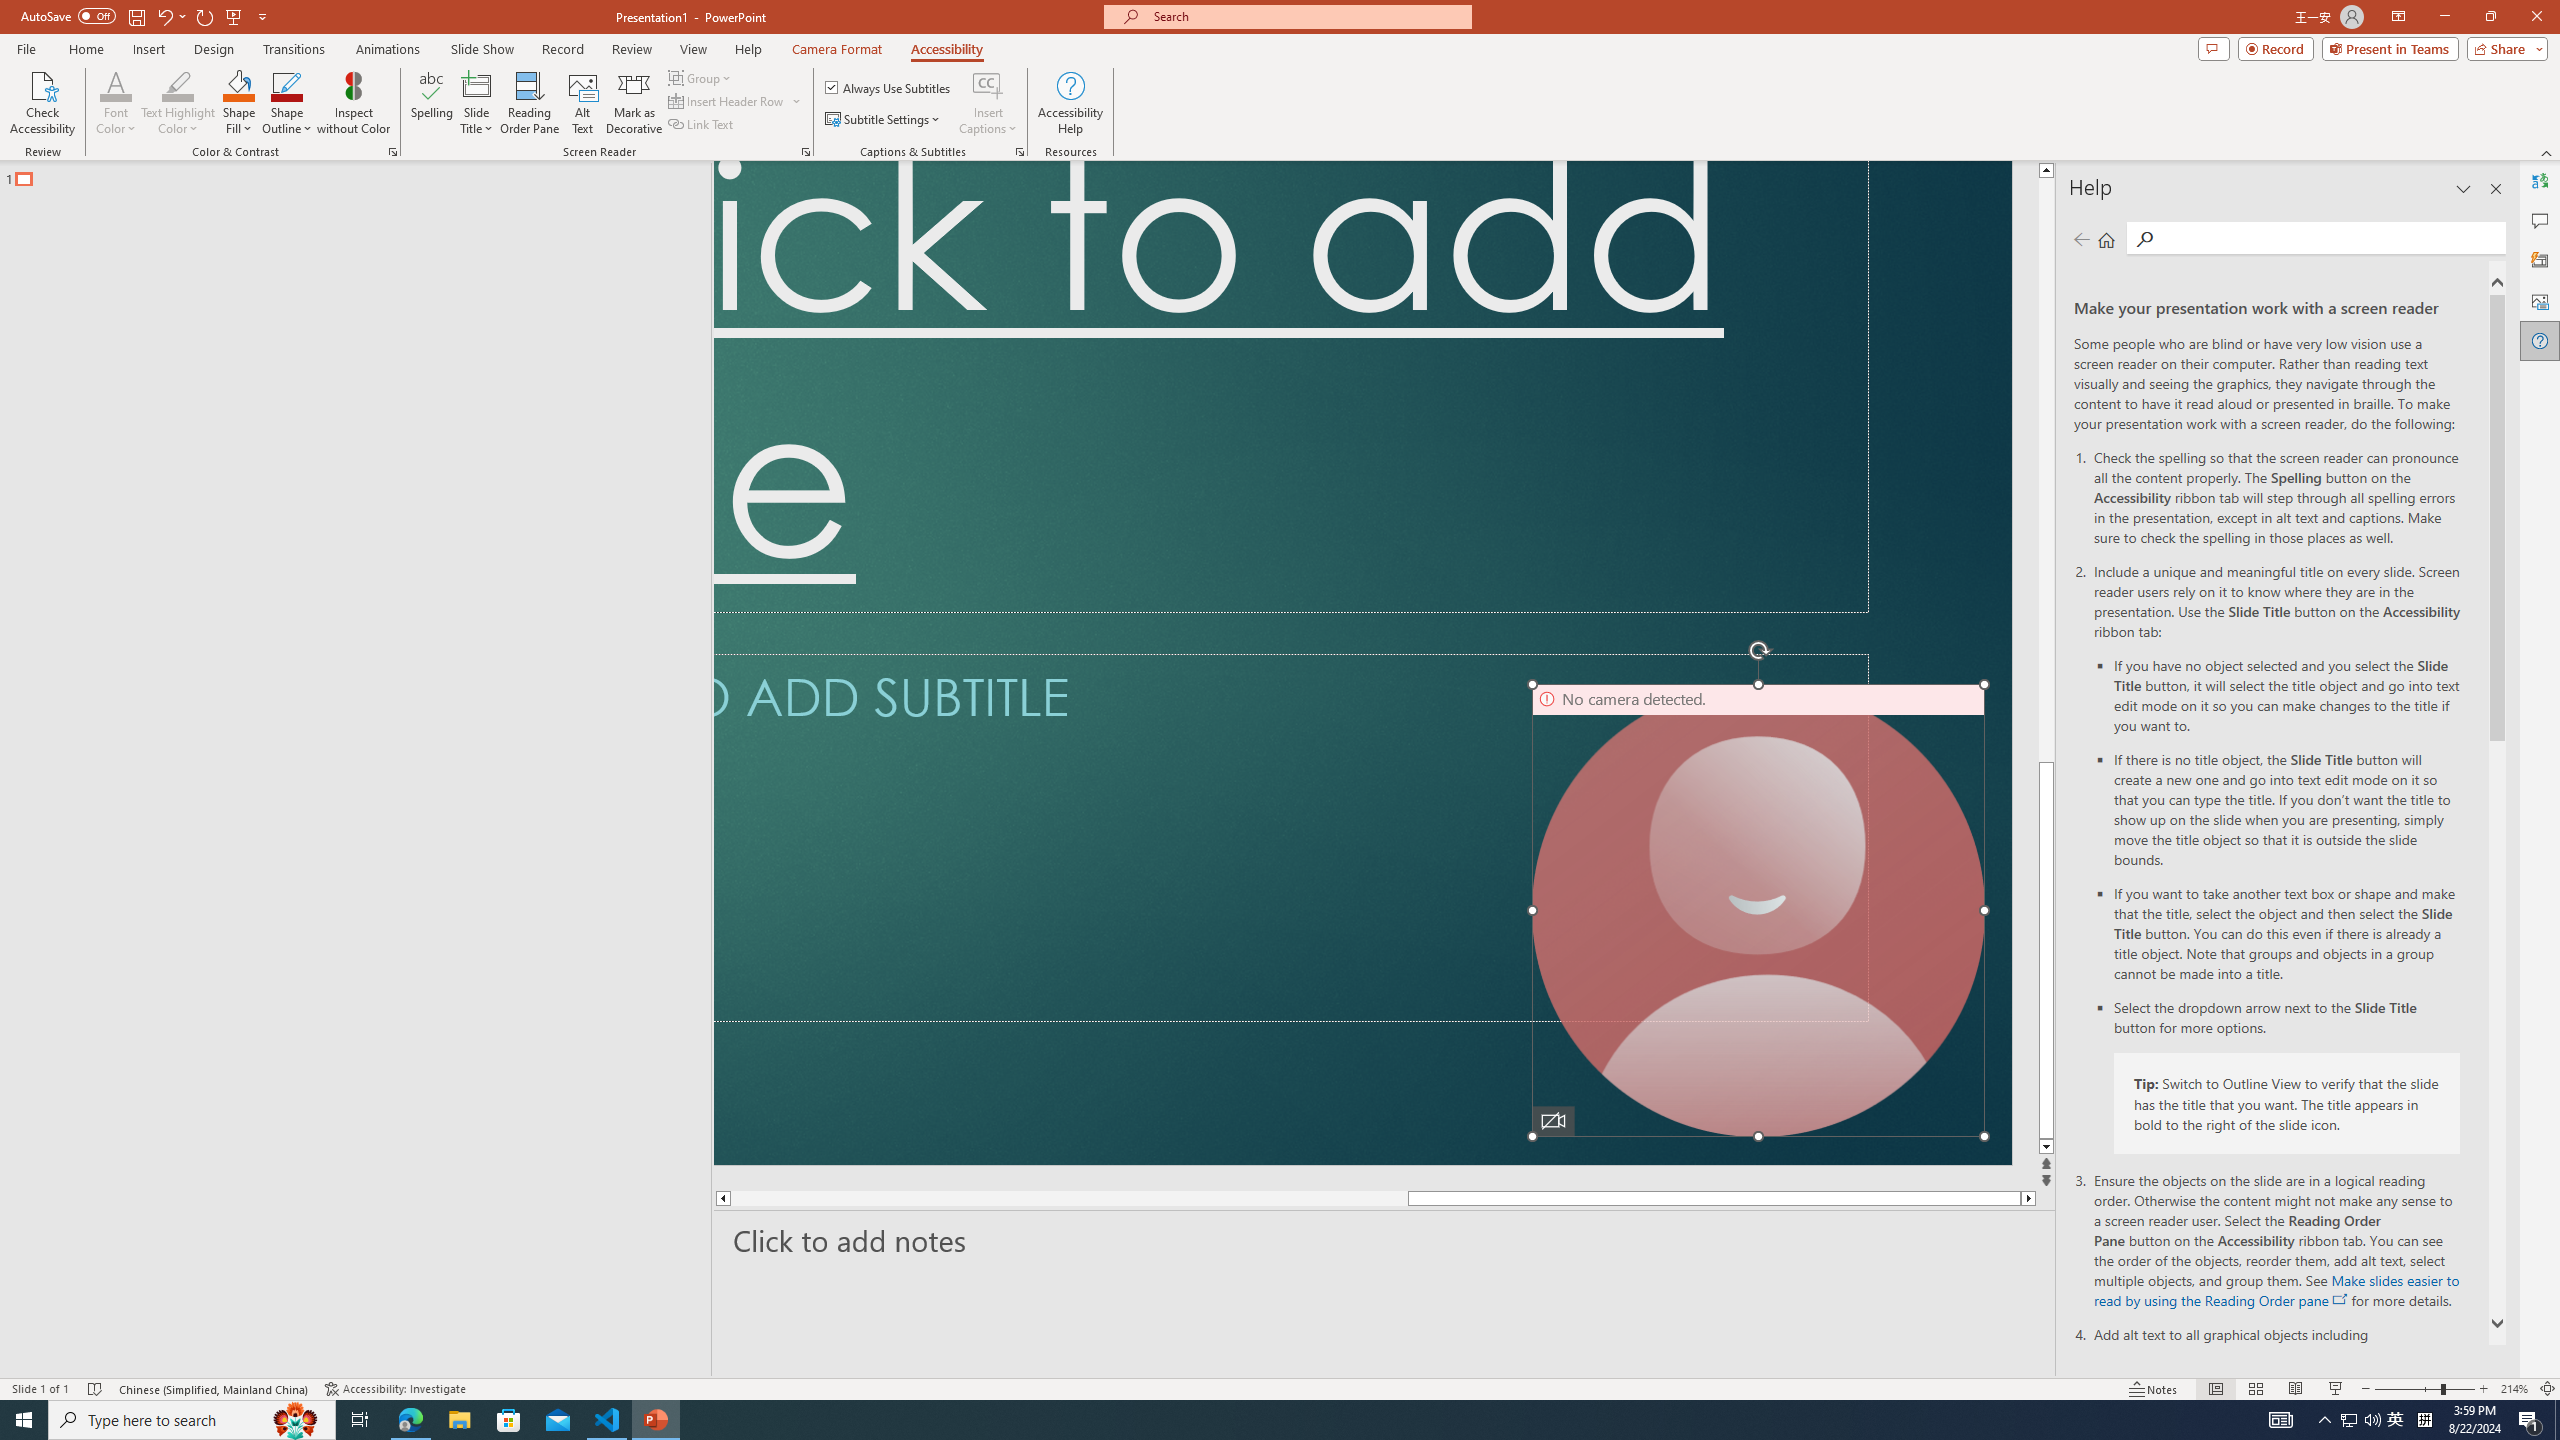  What do you see at coordinates (2080, 238) in the screenshot?
I see `'Previous page'` at bounding box center [2080, 238].